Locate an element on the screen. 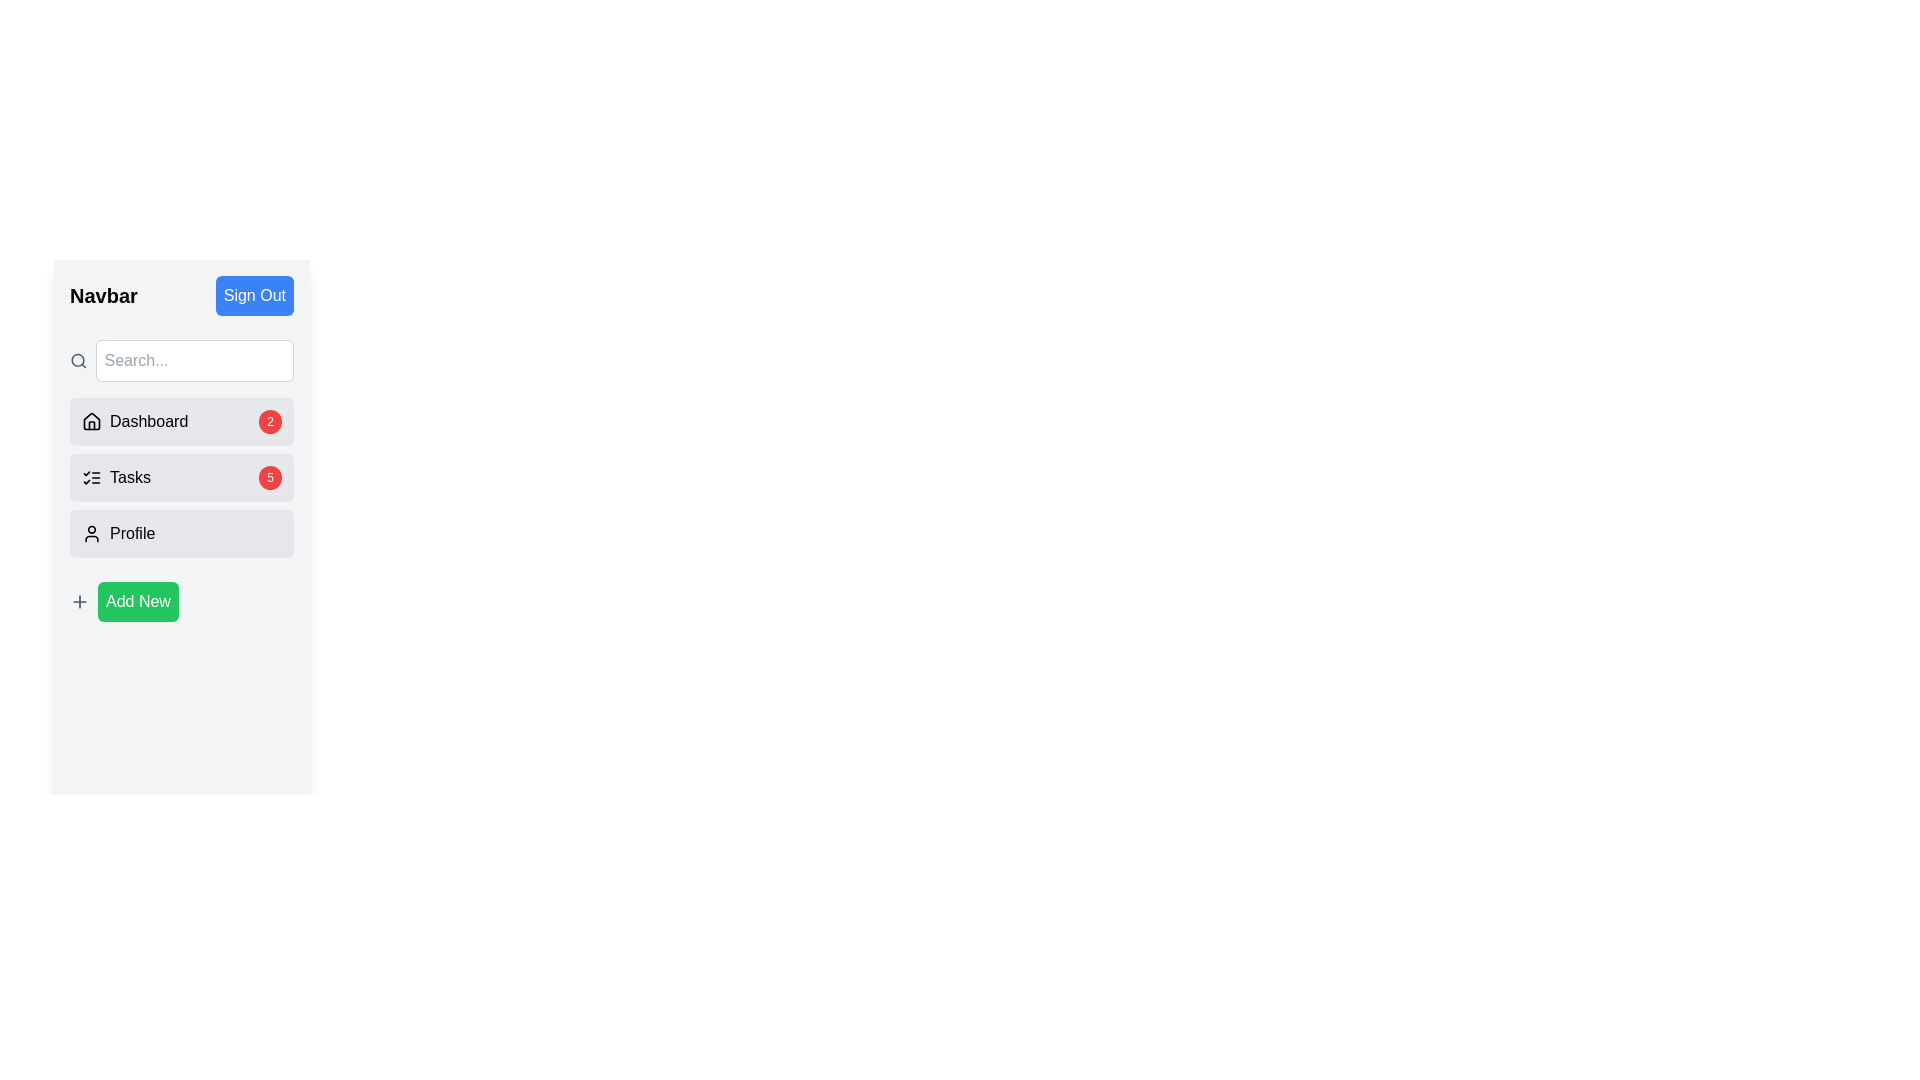 The height and width of the screenshot is (1080, 1920). the 'Tasks' button-like menu item located in the main navigation bar, which is the second item below 'Dashboard' and above 'Profile', to observe any tooltip or styling changes is located at coordinates (182, 478).